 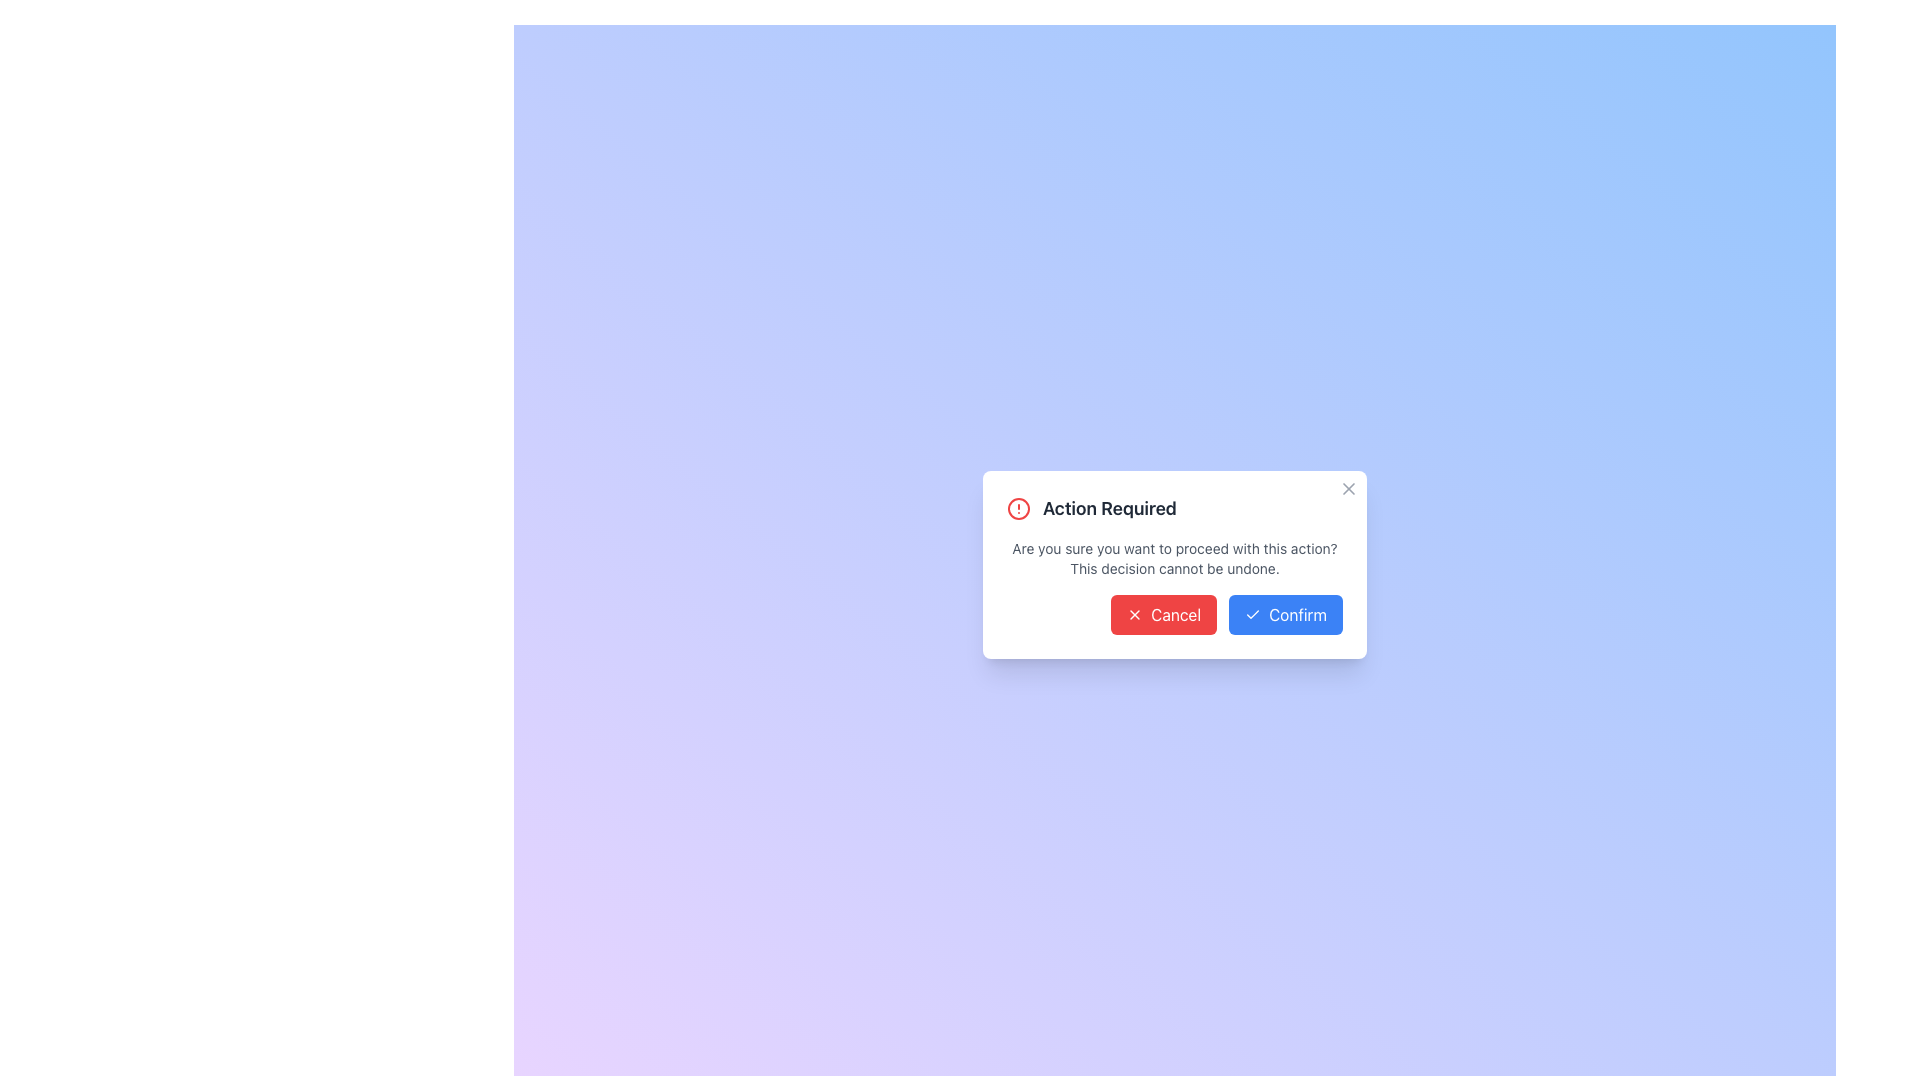 What do you see at coordinates (1251, 613) in the screenshot?
I see `the Checkmark Icon located within the blue 'Confirm' button below the 'Action Required' dialog box` at bounding box center [1251, 613].